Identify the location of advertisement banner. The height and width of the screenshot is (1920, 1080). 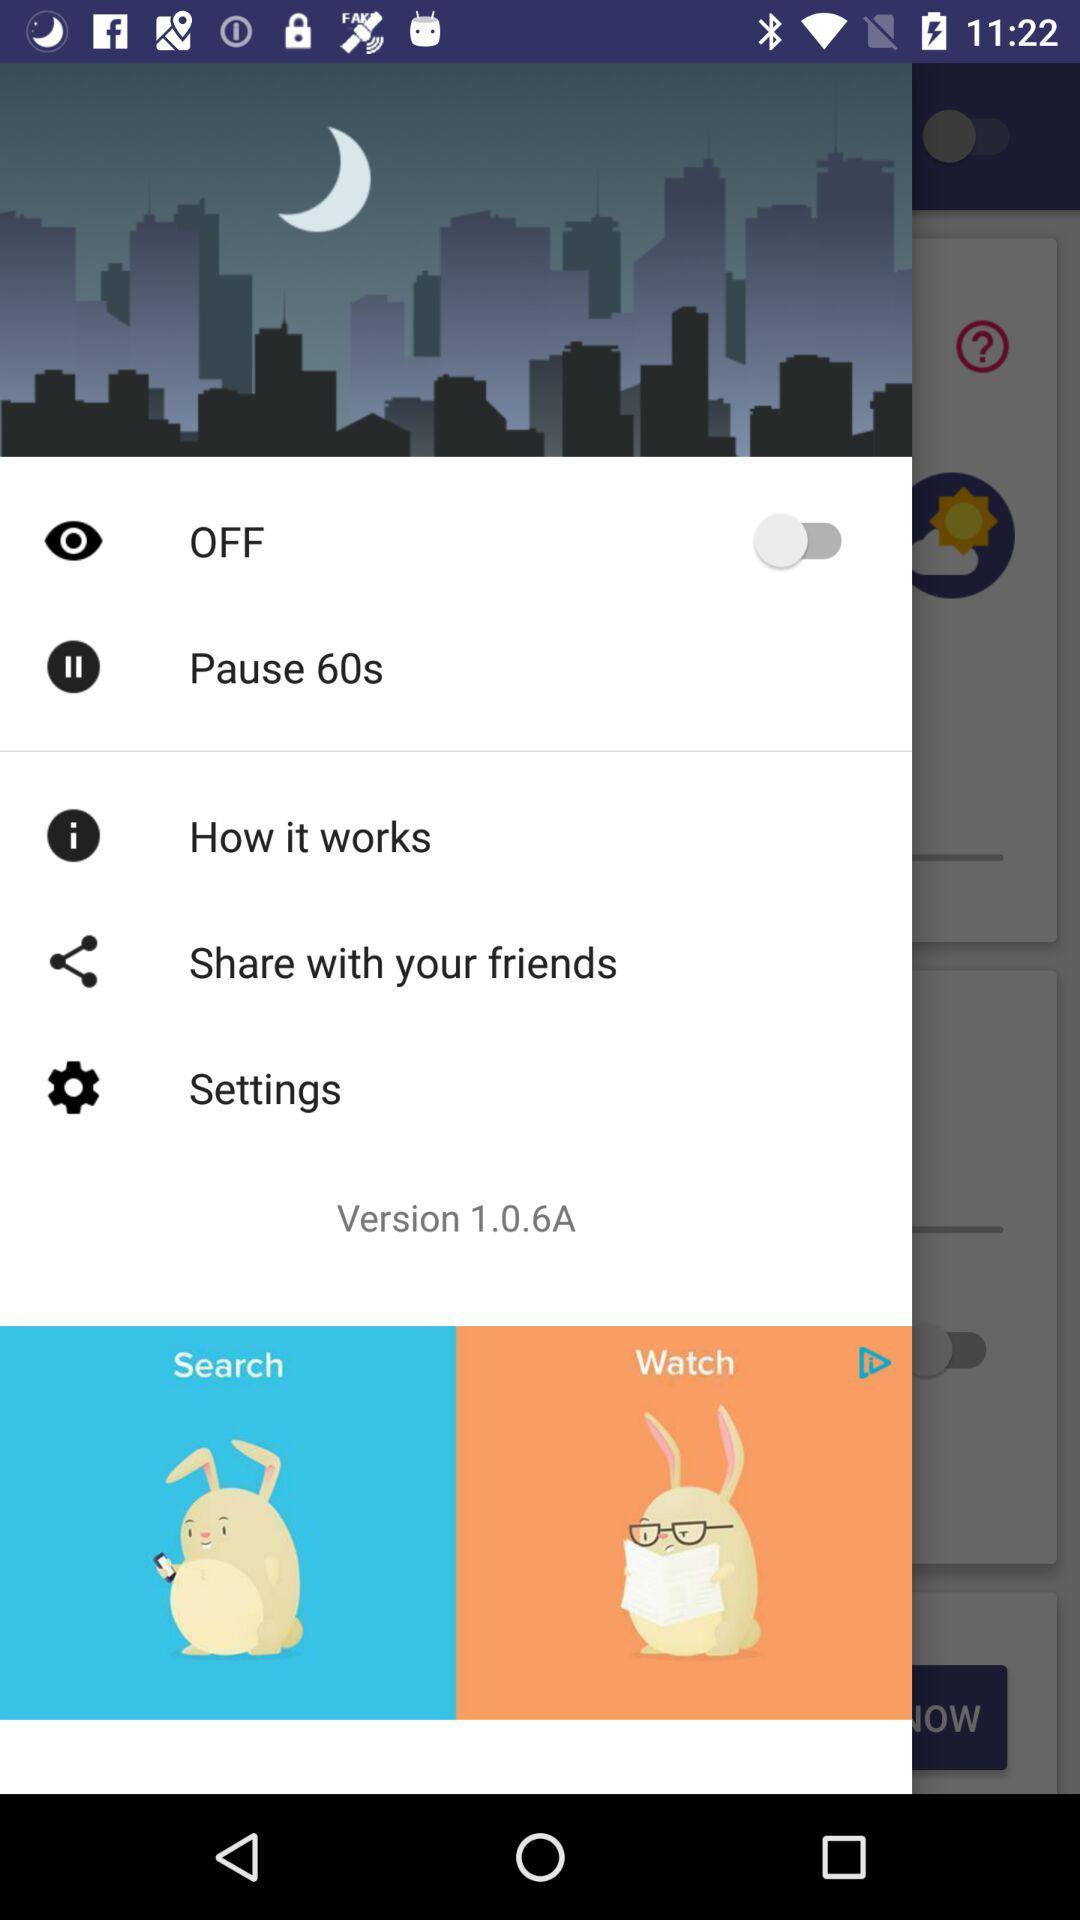
(455, 1521).